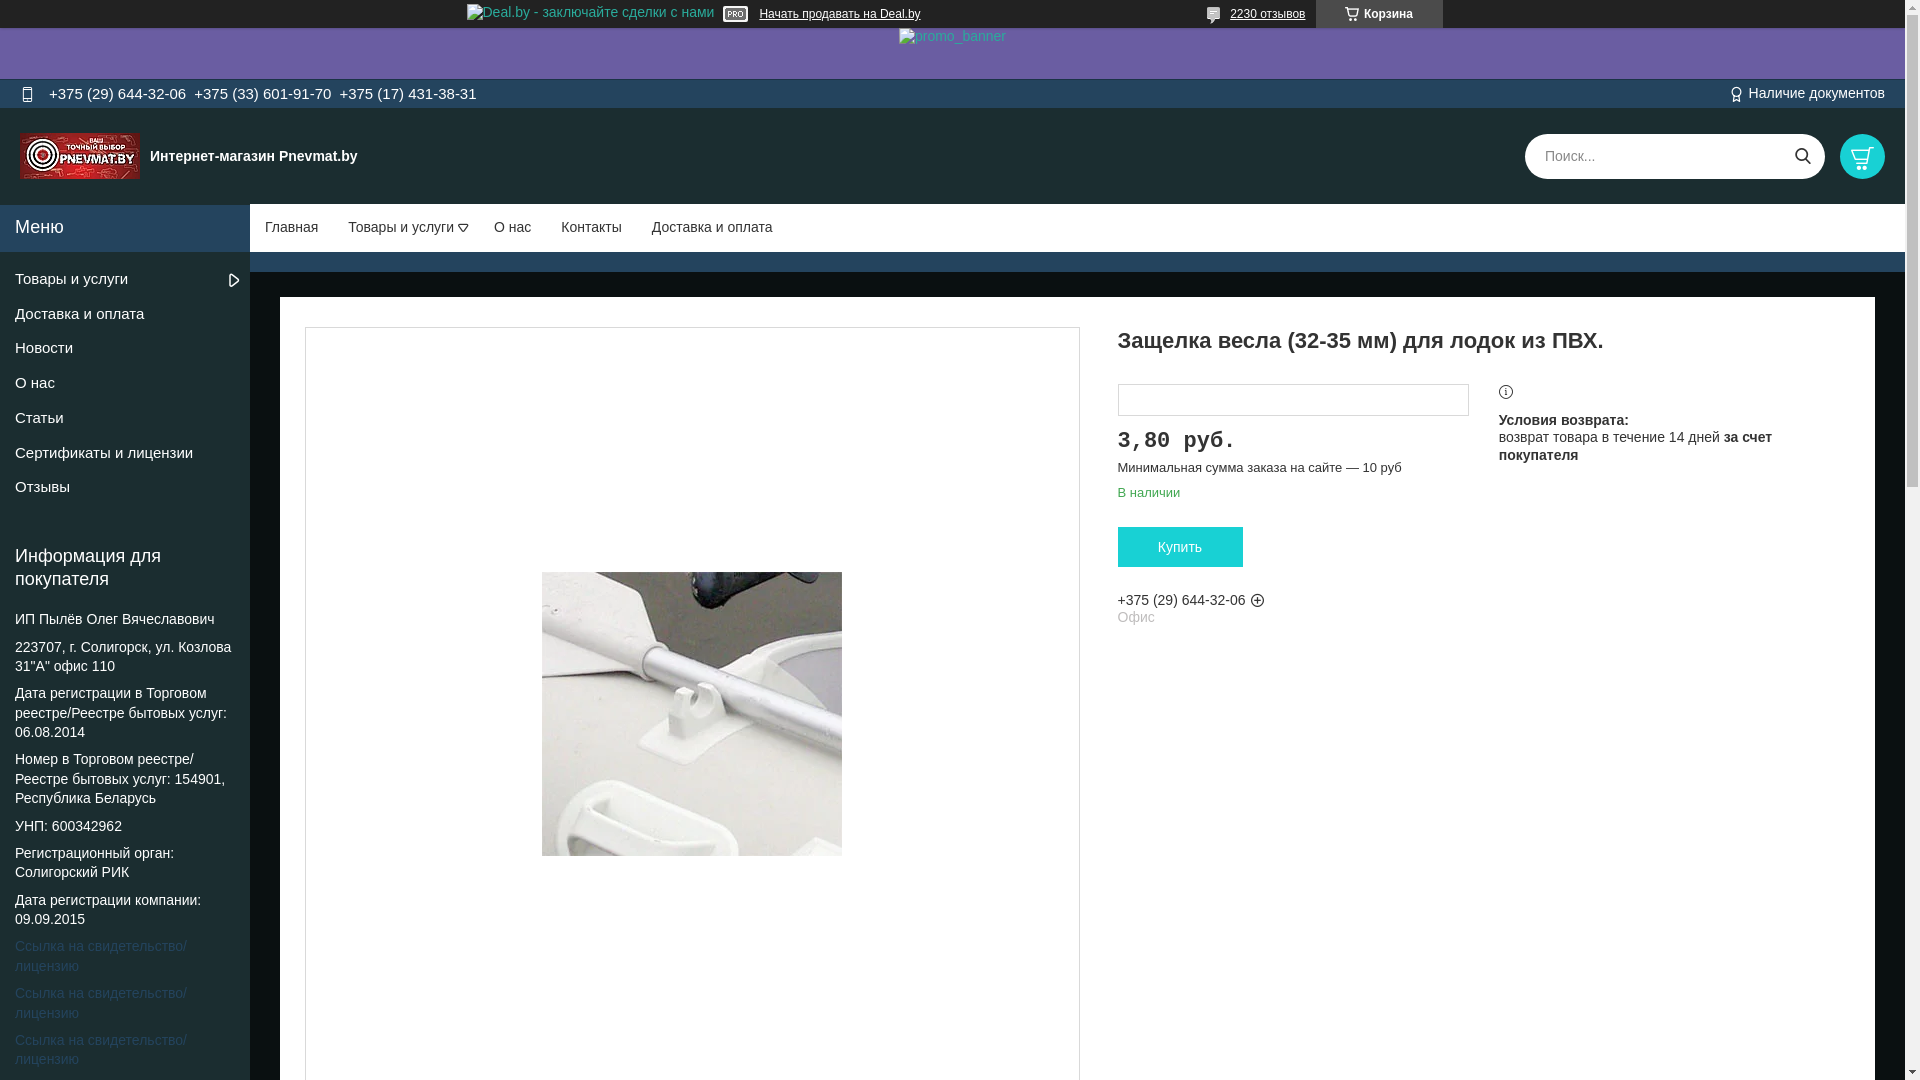 This screenshot has width=1920, height=1080. Describe the element at coordinates (80, 153) in the screenshot. I see `'Pnevmat.by'` at that location.